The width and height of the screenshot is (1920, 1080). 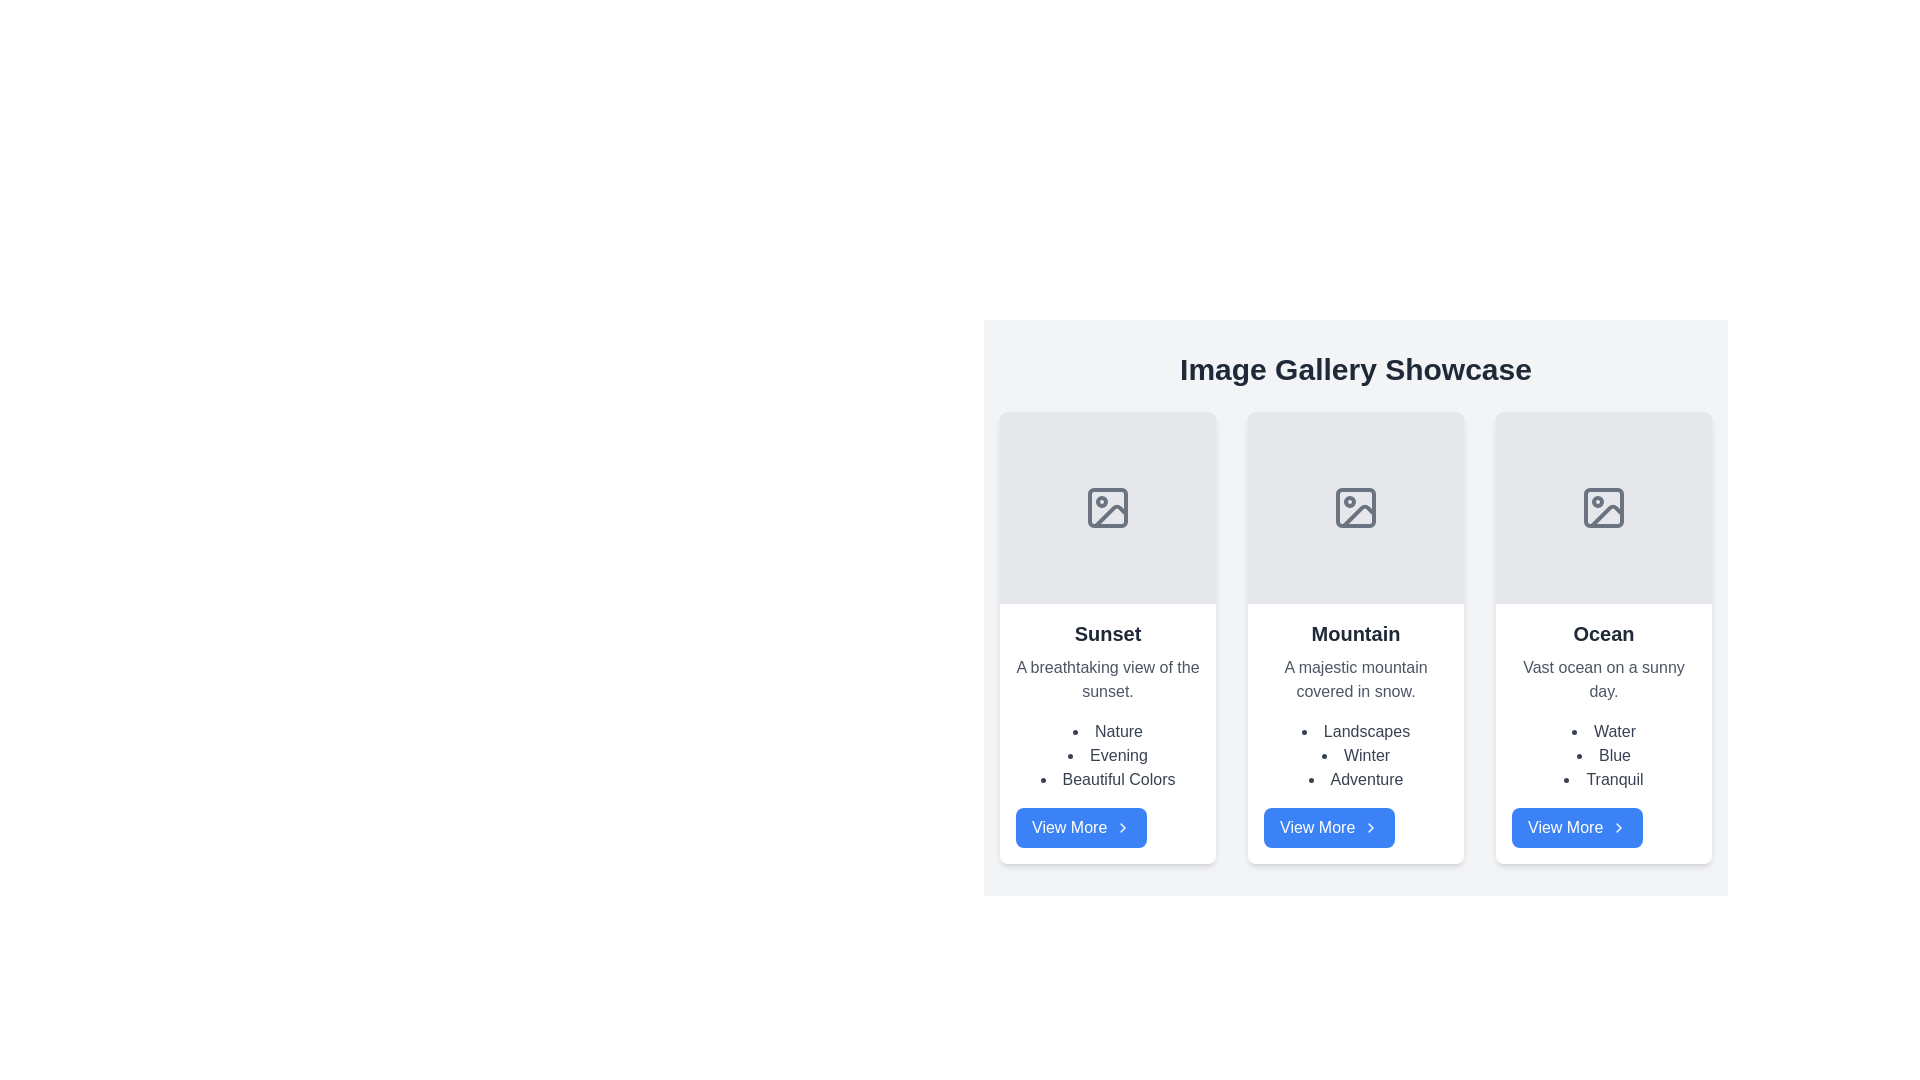 What do you see at coordinates (1603, 732) in the screenshot?
I see `the first item in the bulleted list under the 'Ocean' section, which serves as a label representing a characteristic related to the topic` at bounding box center [1603, 732].